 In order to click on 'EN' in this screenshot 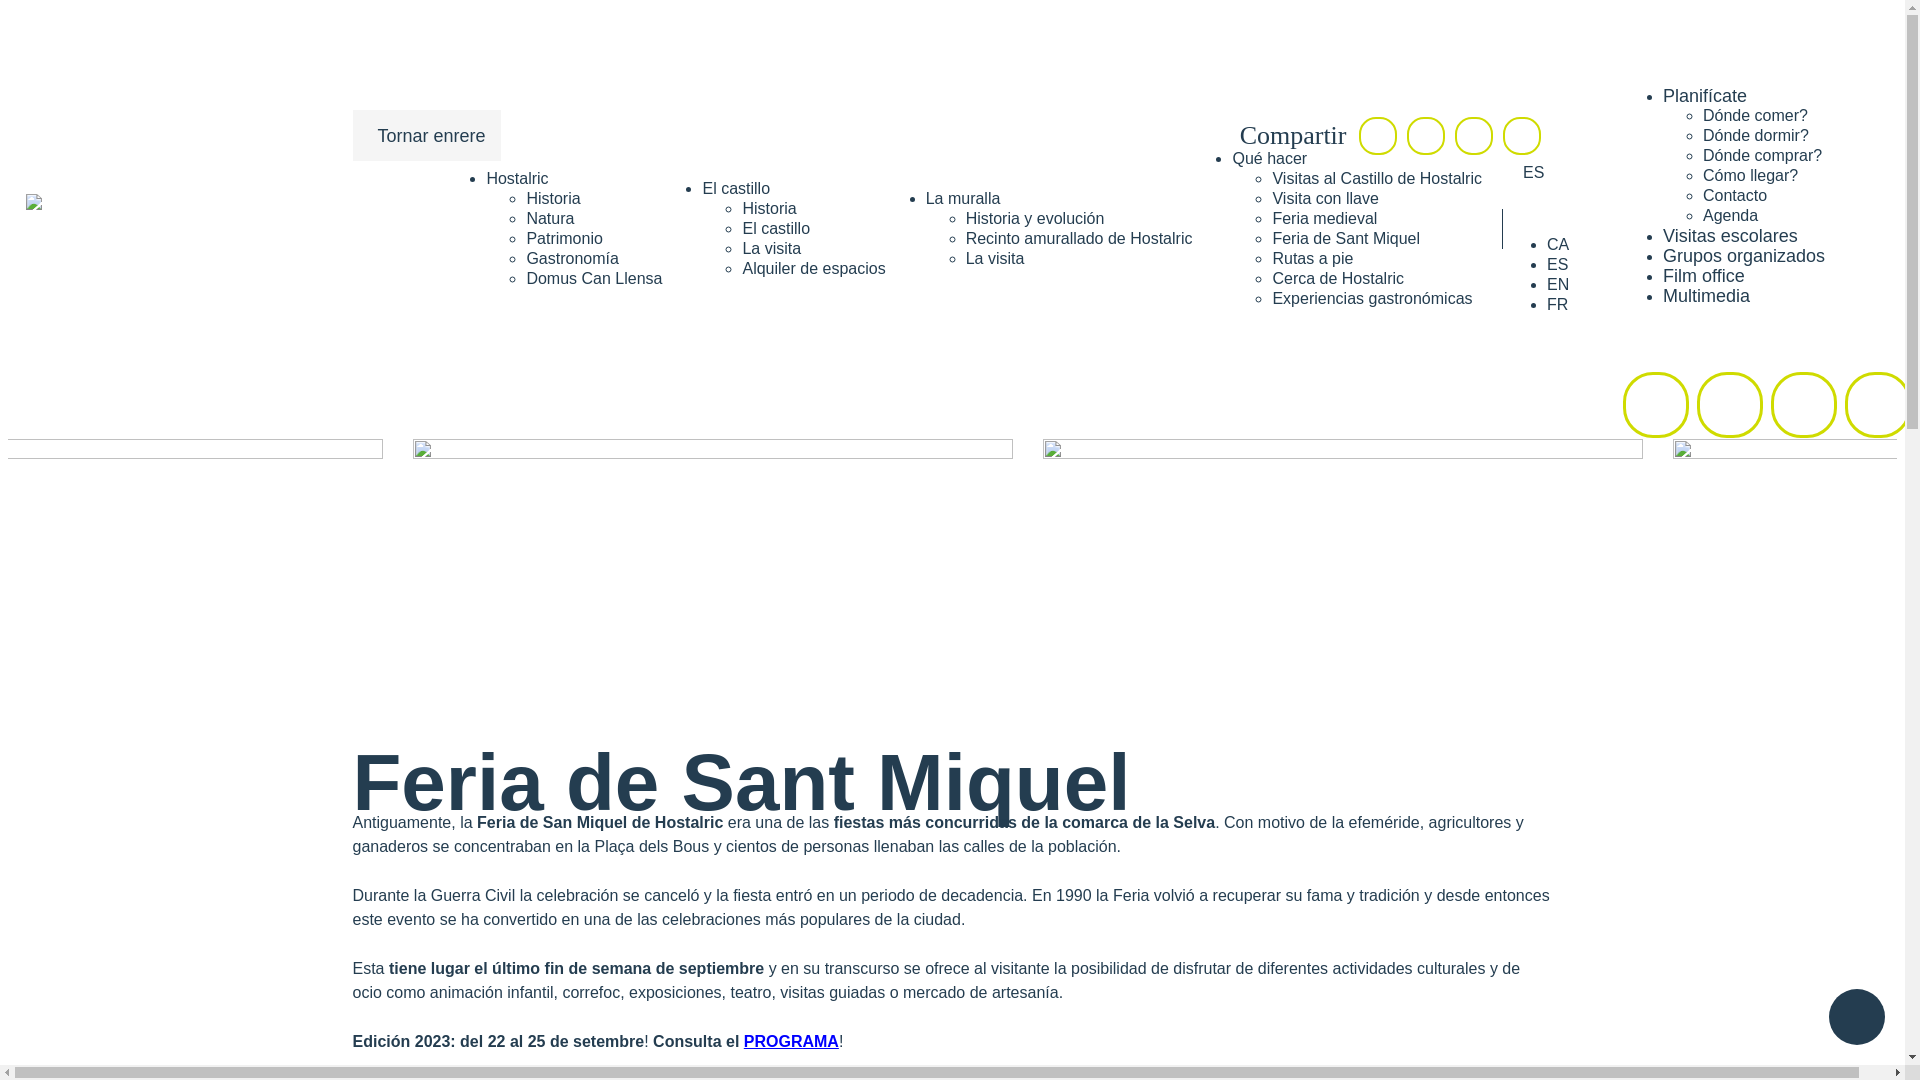, I will do `click(1557, 284)`.